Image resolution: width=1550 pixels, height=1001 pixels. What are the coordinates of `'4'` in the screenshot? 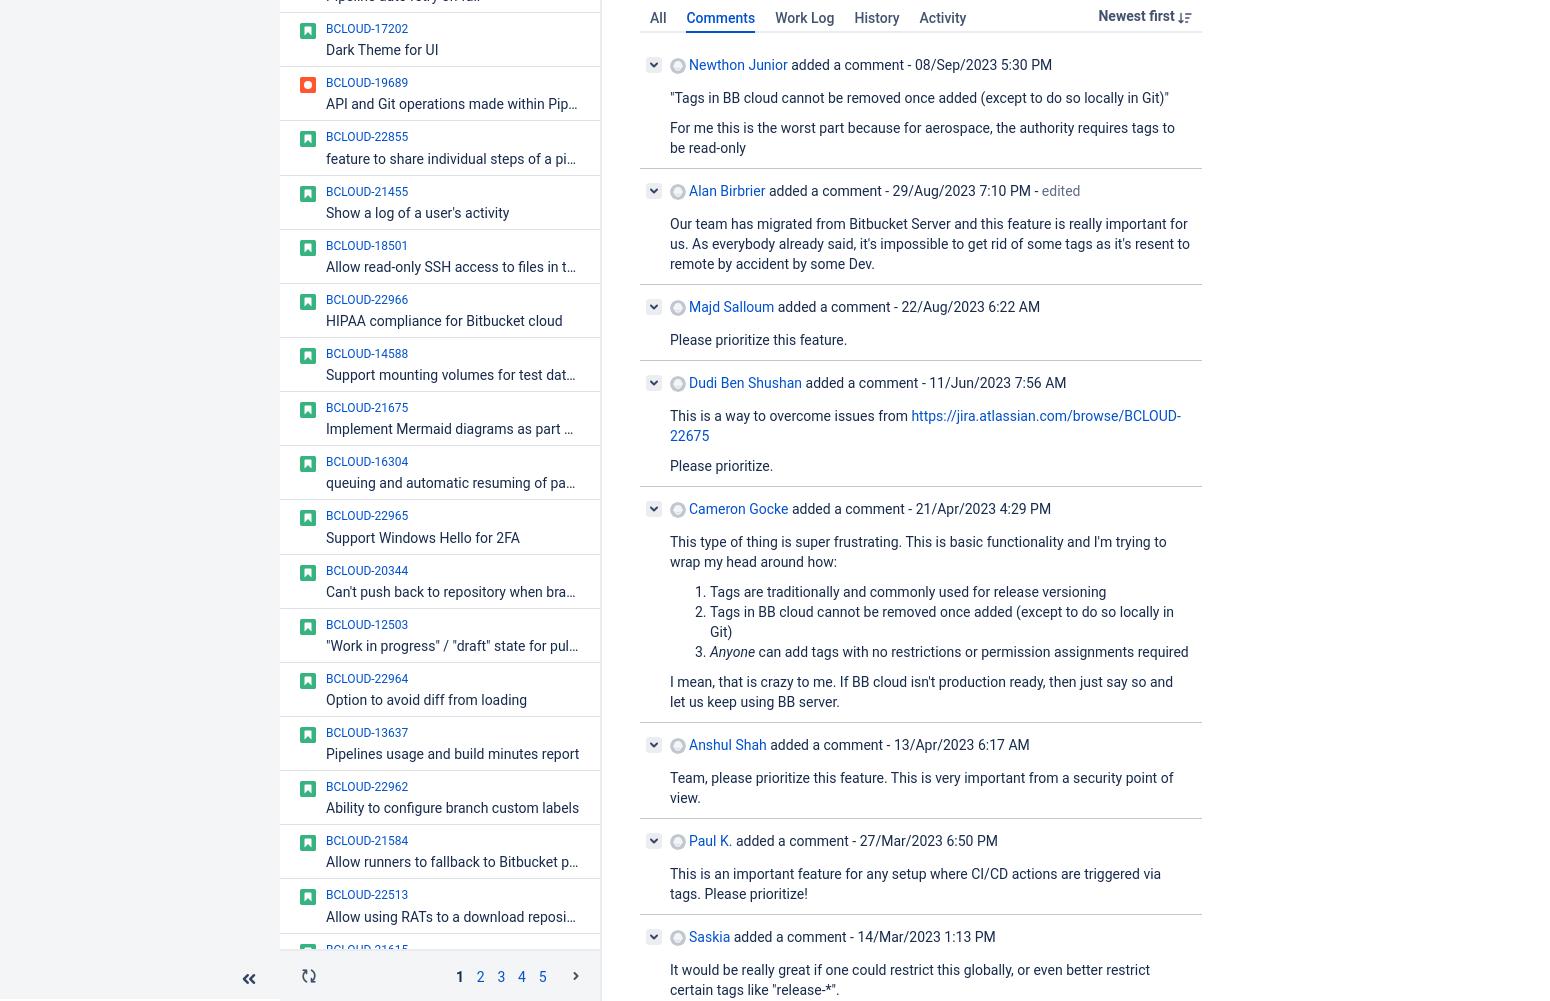 It's located at (520, 975).